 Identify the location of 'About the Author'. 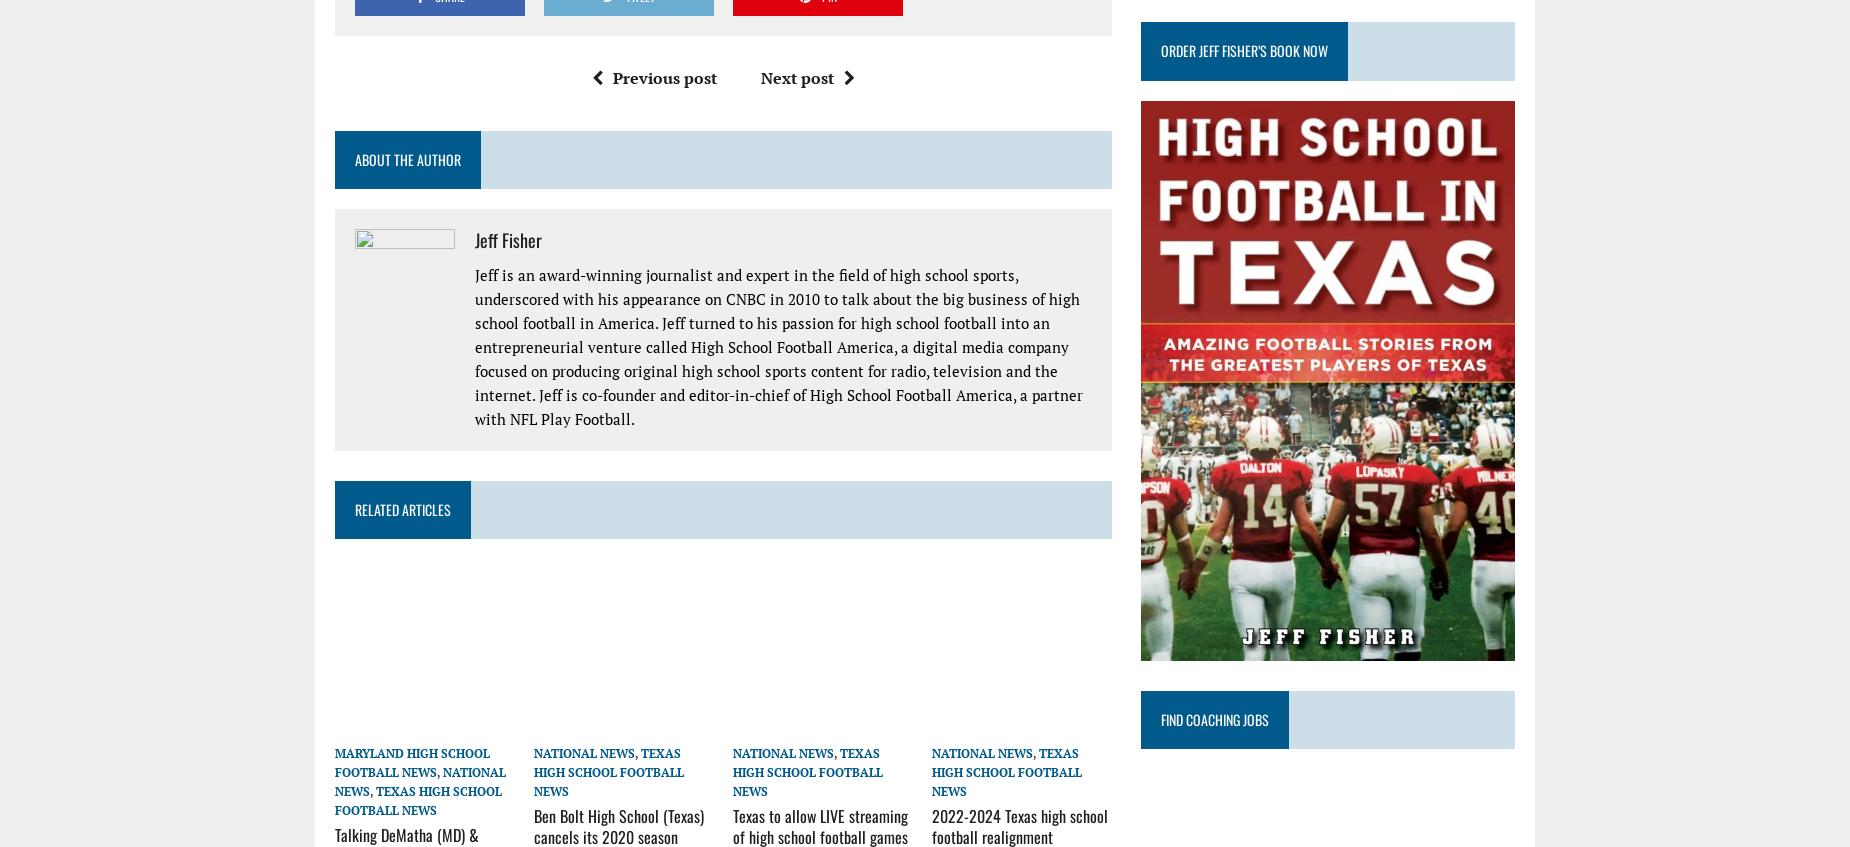
(406, 158).